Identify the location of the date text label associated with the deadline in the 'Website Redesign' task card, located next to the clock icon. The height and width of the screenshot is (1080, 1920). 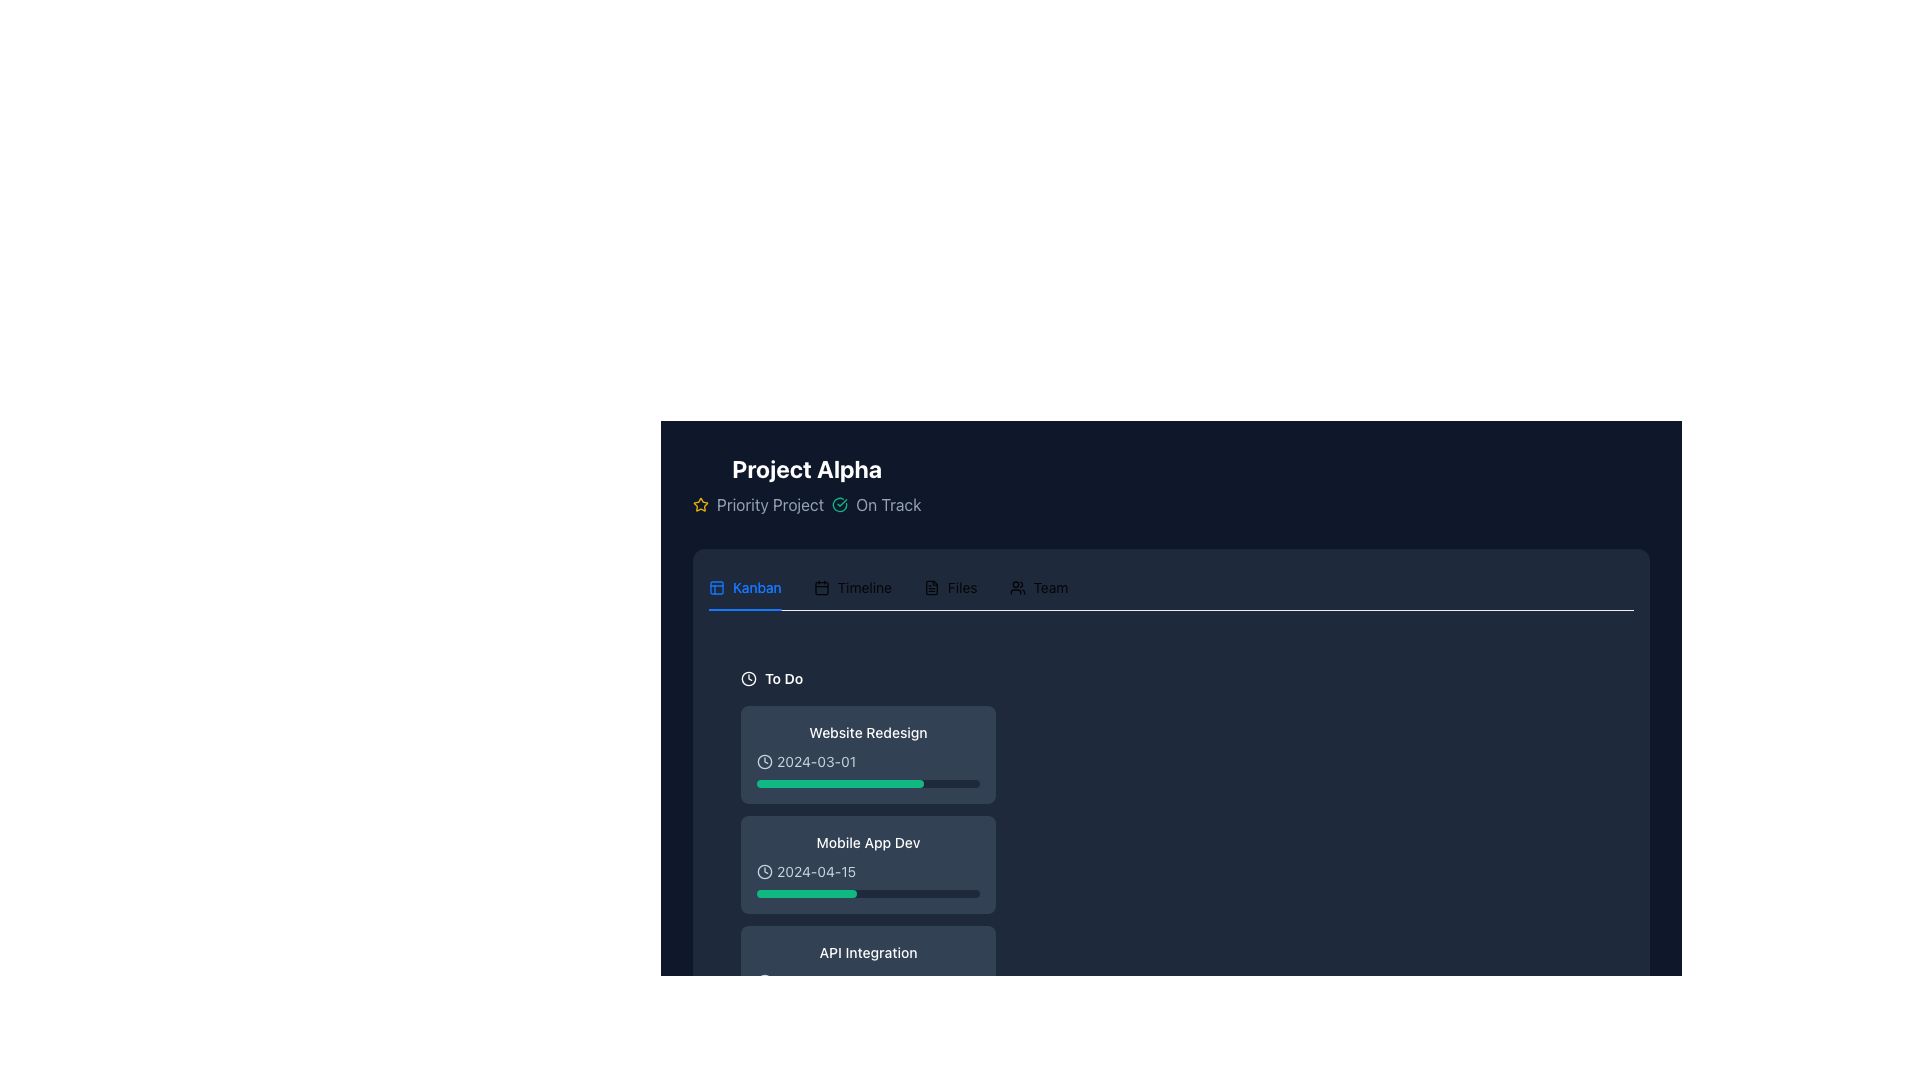
(816, 762).